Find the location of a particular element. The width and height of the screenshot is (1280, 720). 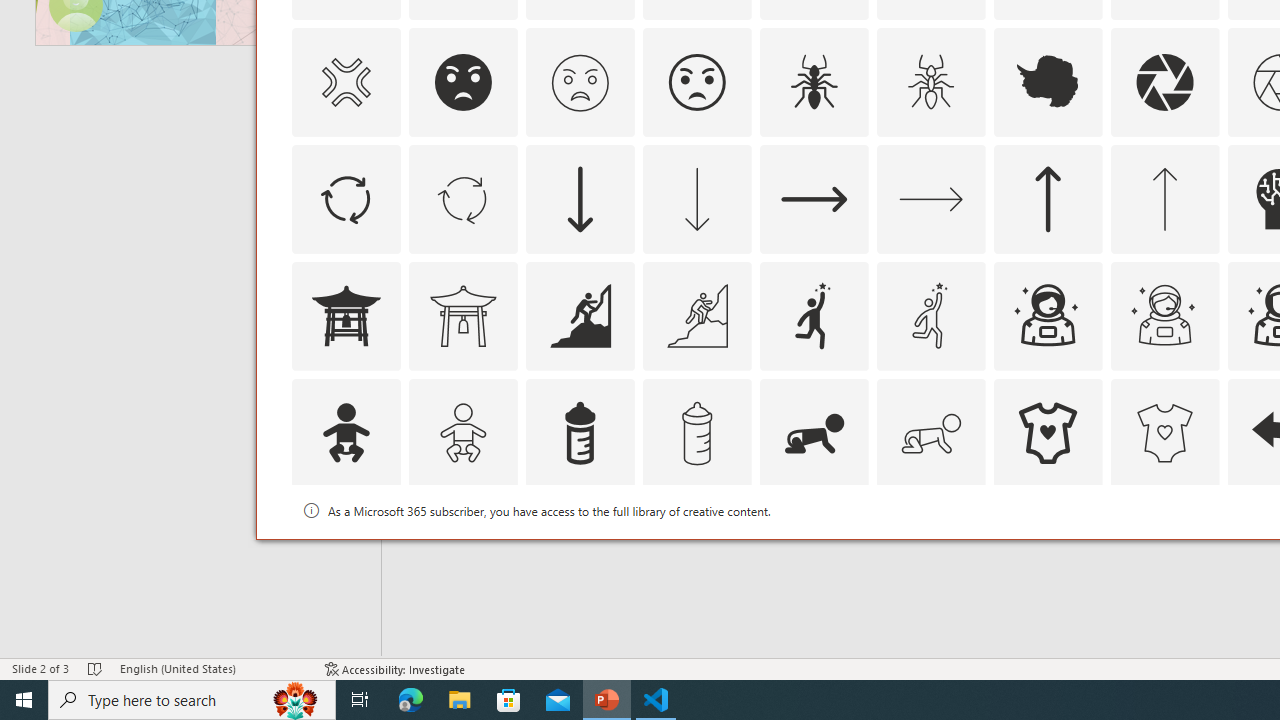

'AutomationID: Icons_AngryFace' is located at coordinates (462, 81).